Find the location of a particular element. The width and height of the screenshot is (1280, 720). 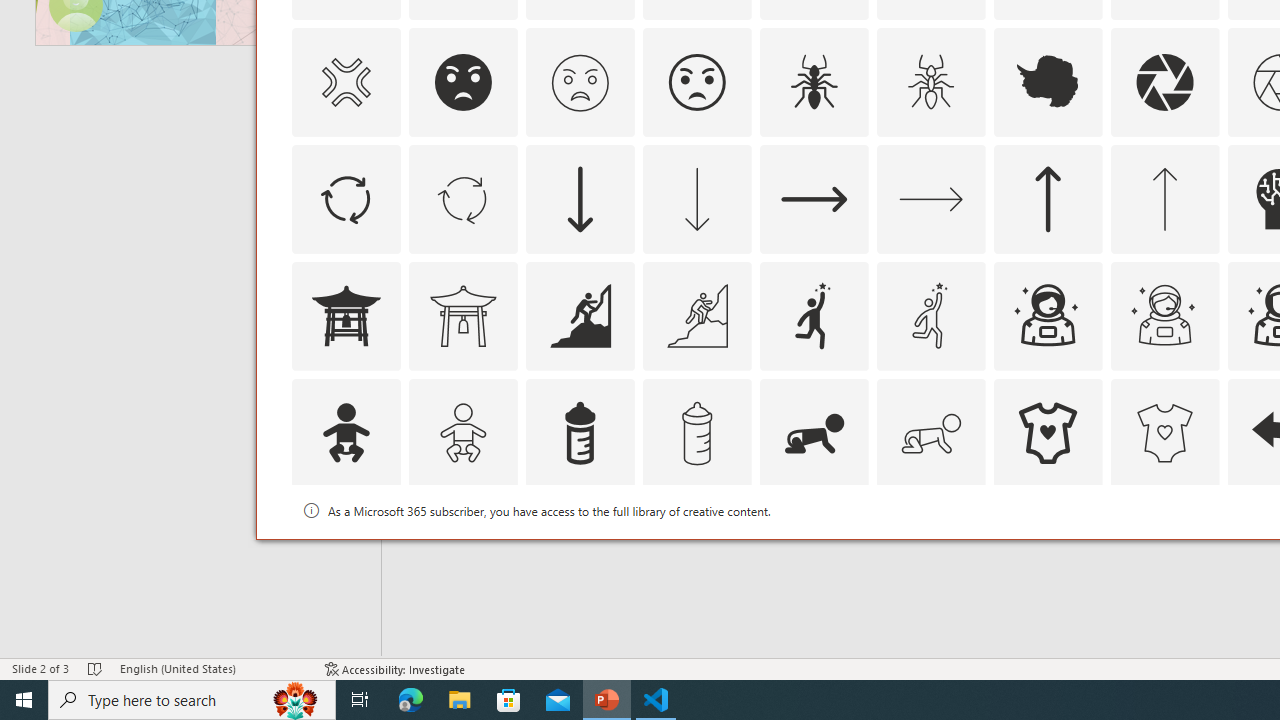

'AutomationID: Icons_AngryFace' is located at coordinates (462, 81).